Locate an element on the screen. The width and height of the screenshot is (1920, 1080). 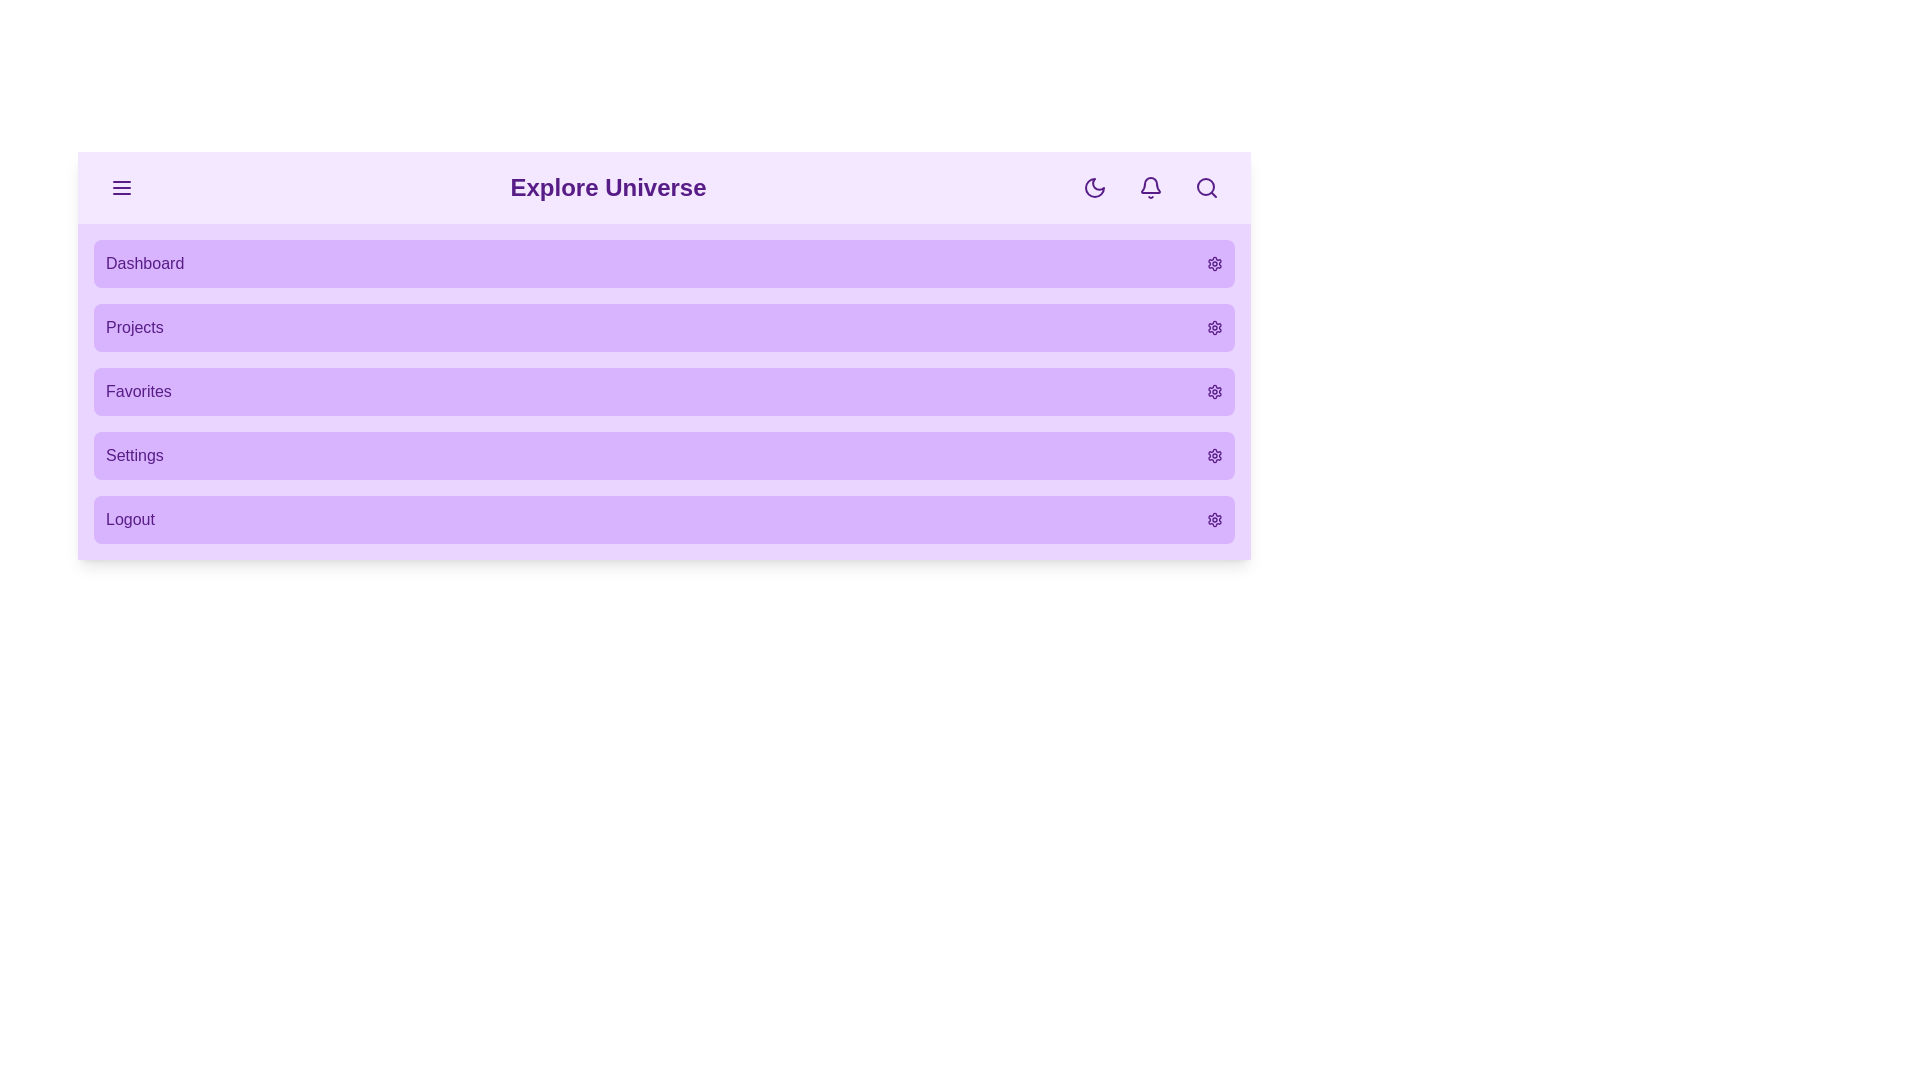
the header text 'Explore Universe' is located at coordinates (607, 188).